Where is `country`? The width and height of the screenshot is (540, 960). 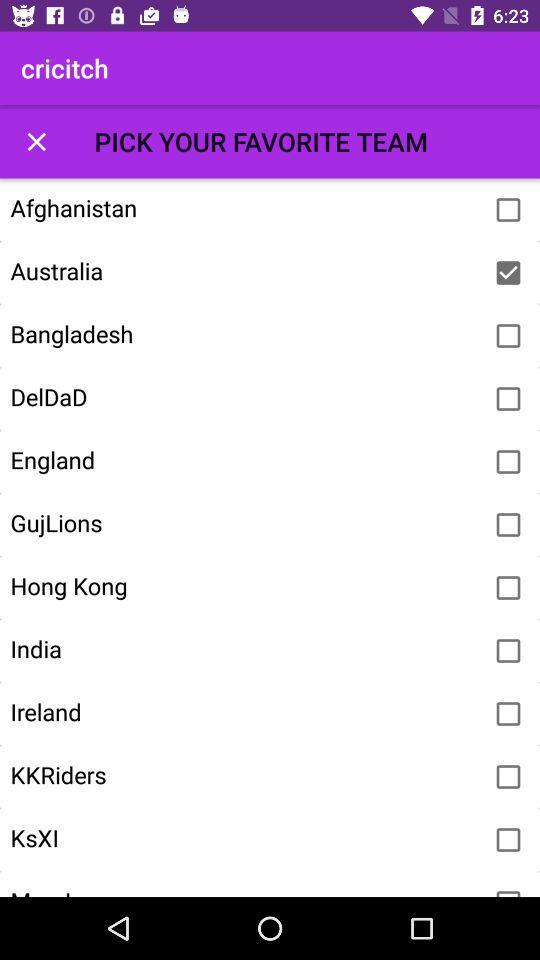 country is located at coordinates (508, 210).